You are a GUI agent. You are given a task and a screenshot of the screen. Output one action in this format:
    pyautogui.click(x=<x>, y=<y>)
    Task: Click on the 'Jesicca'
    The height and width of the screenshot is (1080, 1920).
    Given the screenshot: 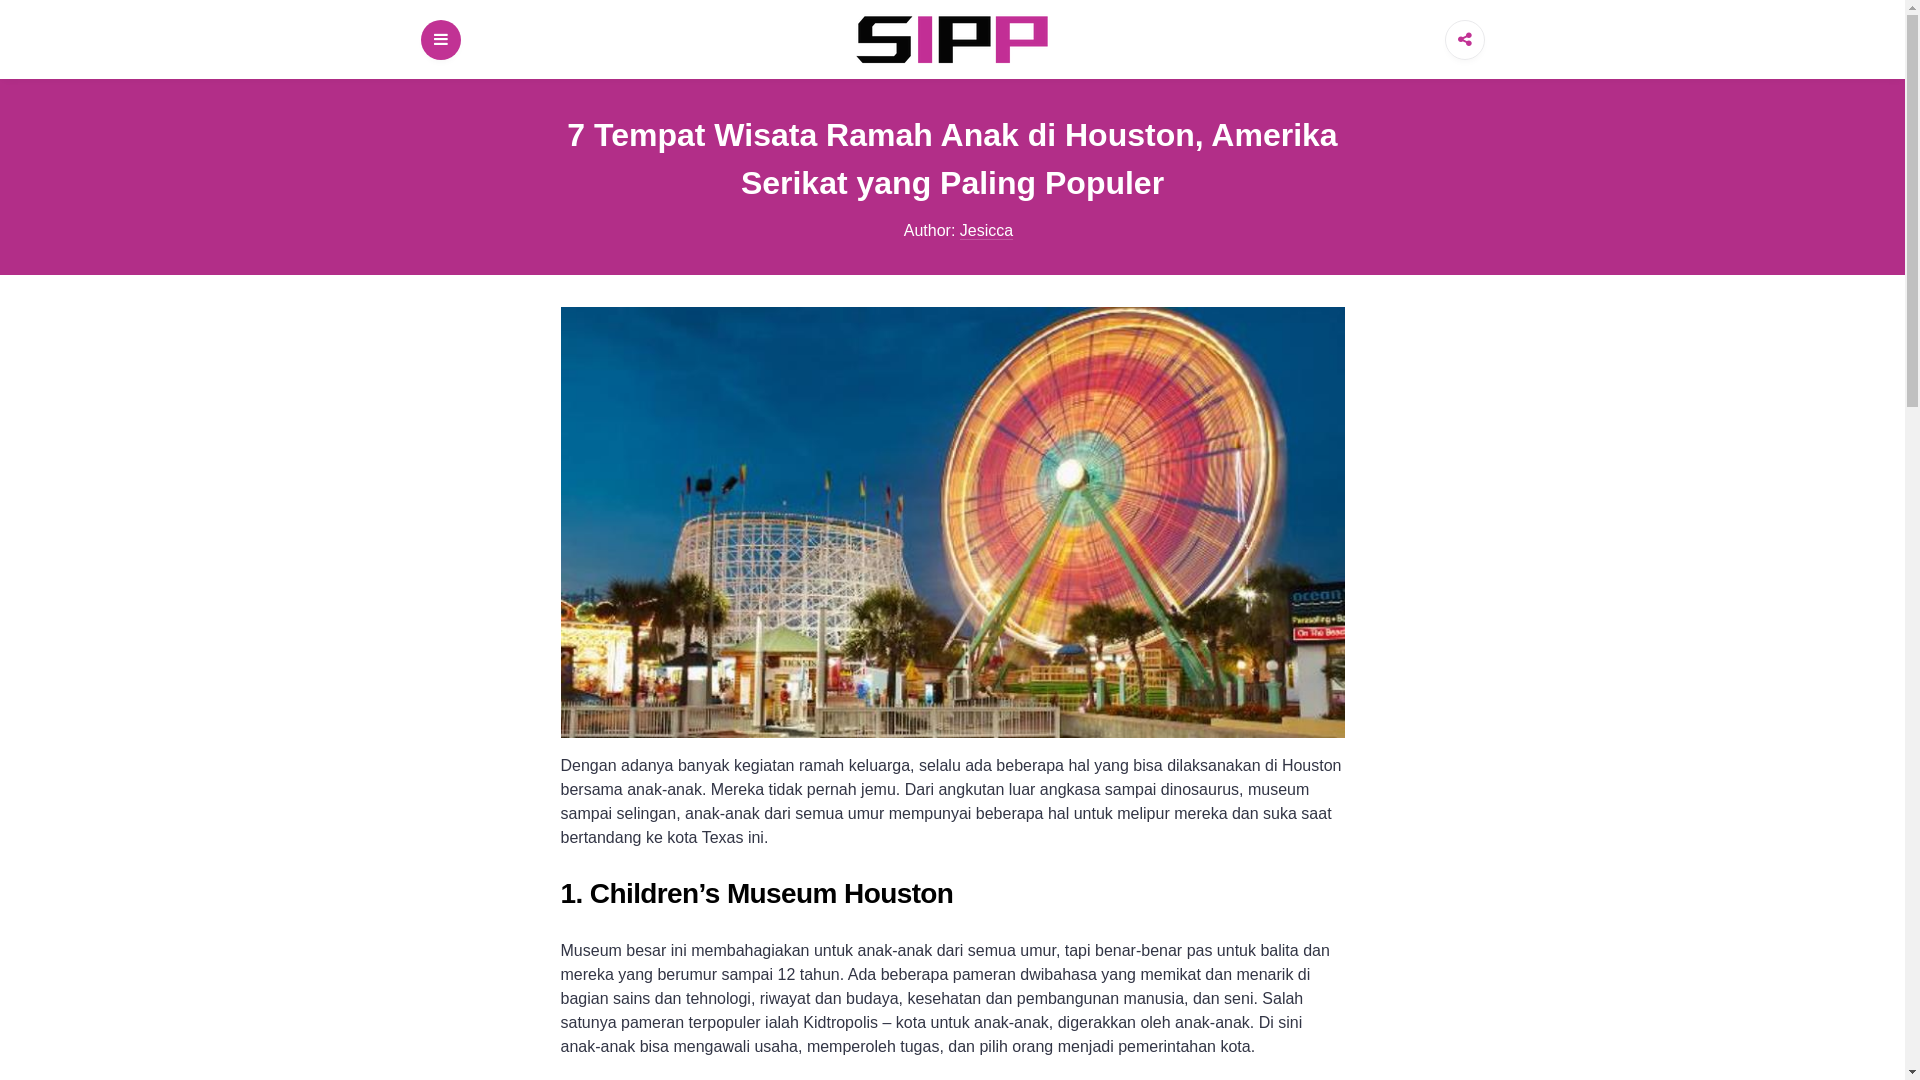 What is the action you would take?
    pyautogui.click(x=986, y=230)
    